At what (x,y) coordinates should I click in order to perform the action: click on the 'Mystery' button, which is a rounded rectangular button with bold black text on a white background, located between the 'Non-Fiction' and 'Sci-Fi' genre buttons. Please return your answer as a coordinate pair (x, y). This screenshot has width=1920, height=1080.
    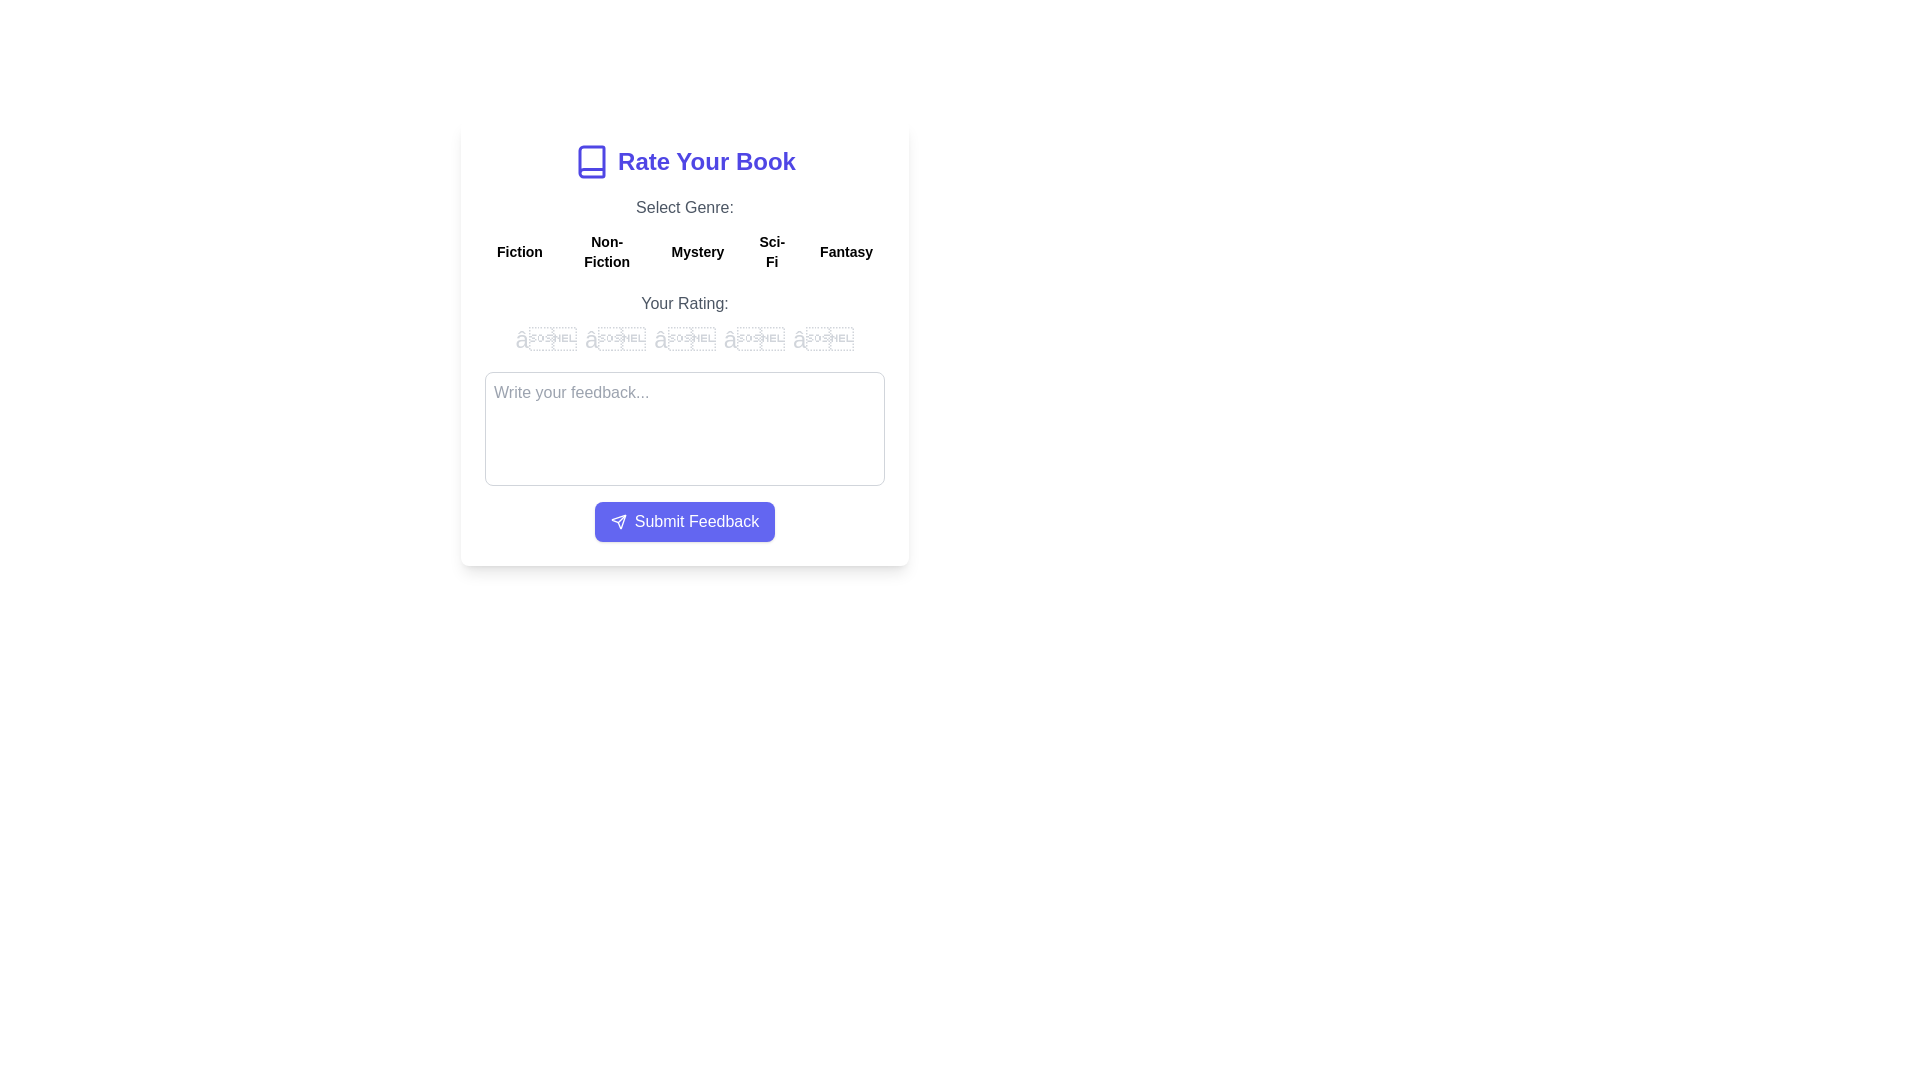
    Looking at the image, I should click on (697, 250).